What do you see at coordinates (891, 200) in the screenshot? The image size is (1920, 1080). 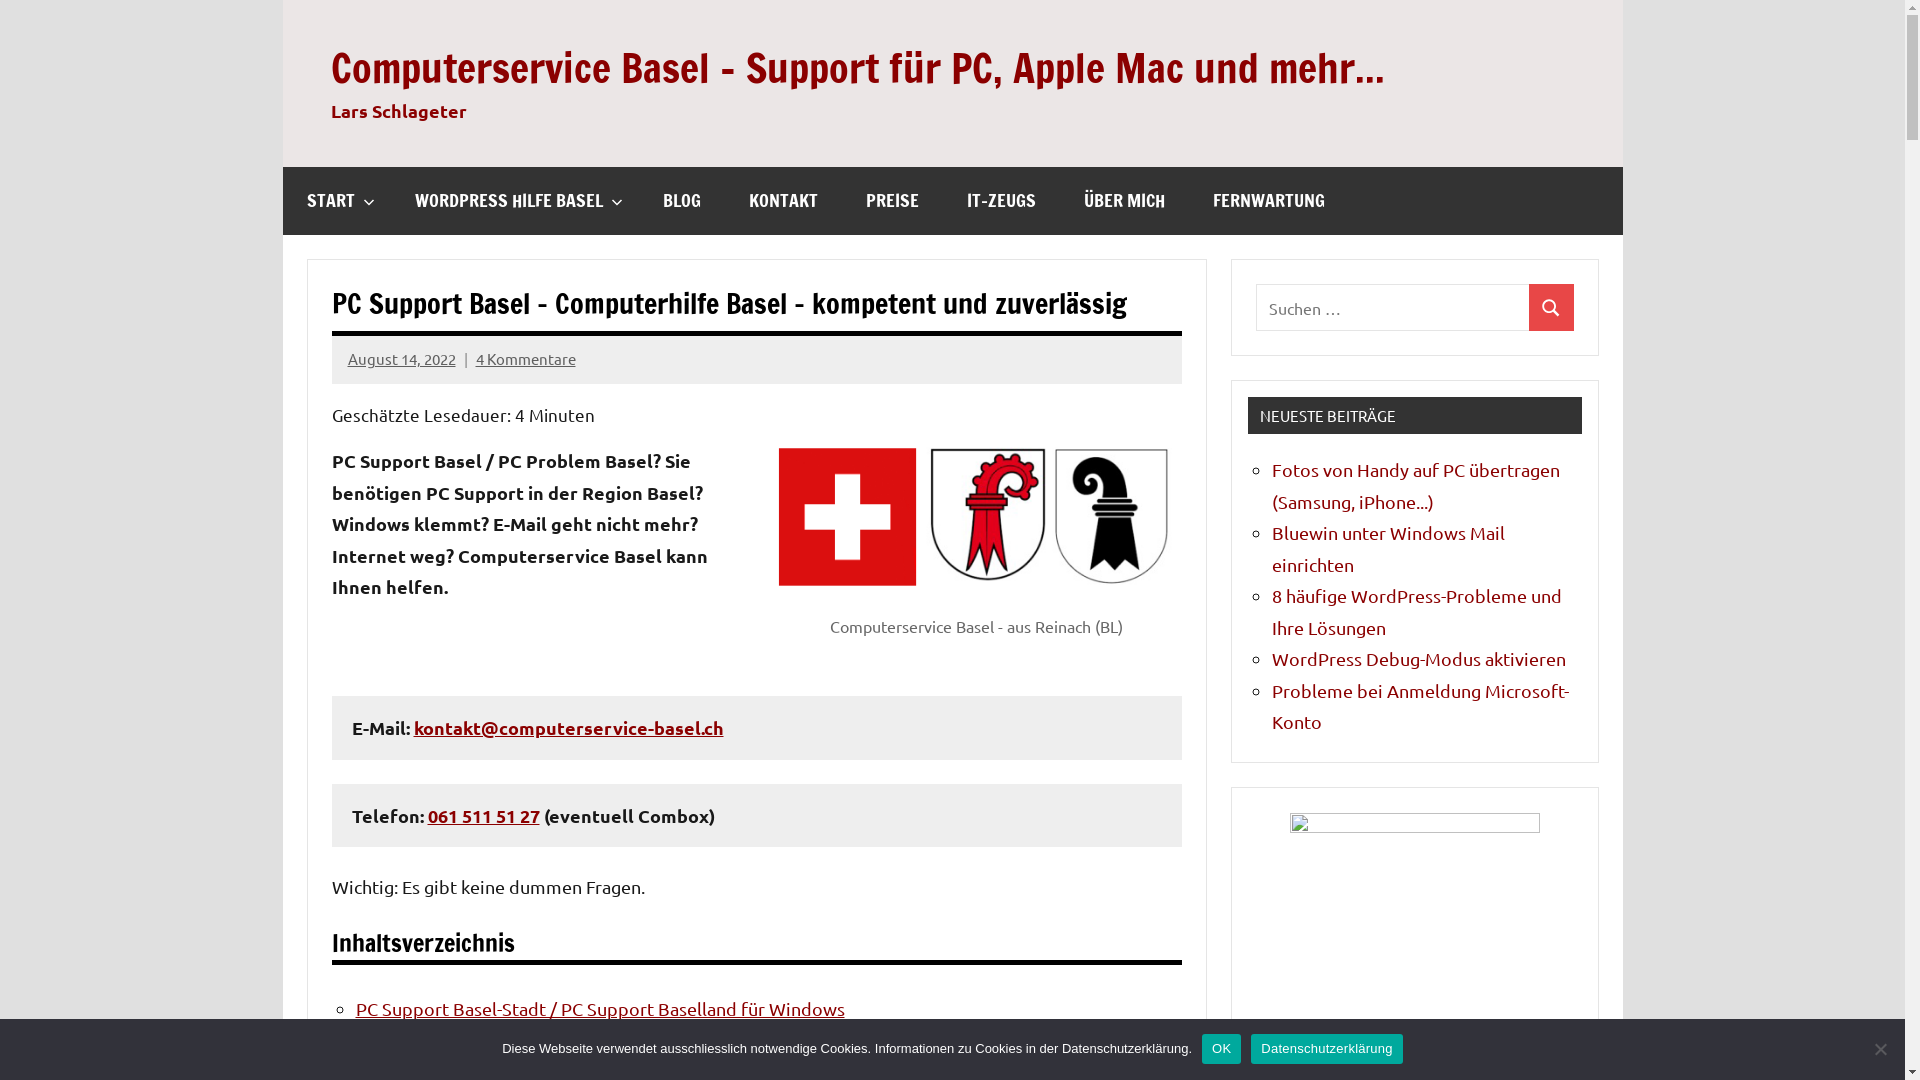 I see `'PREISE'` at bounding box center [891, 200].